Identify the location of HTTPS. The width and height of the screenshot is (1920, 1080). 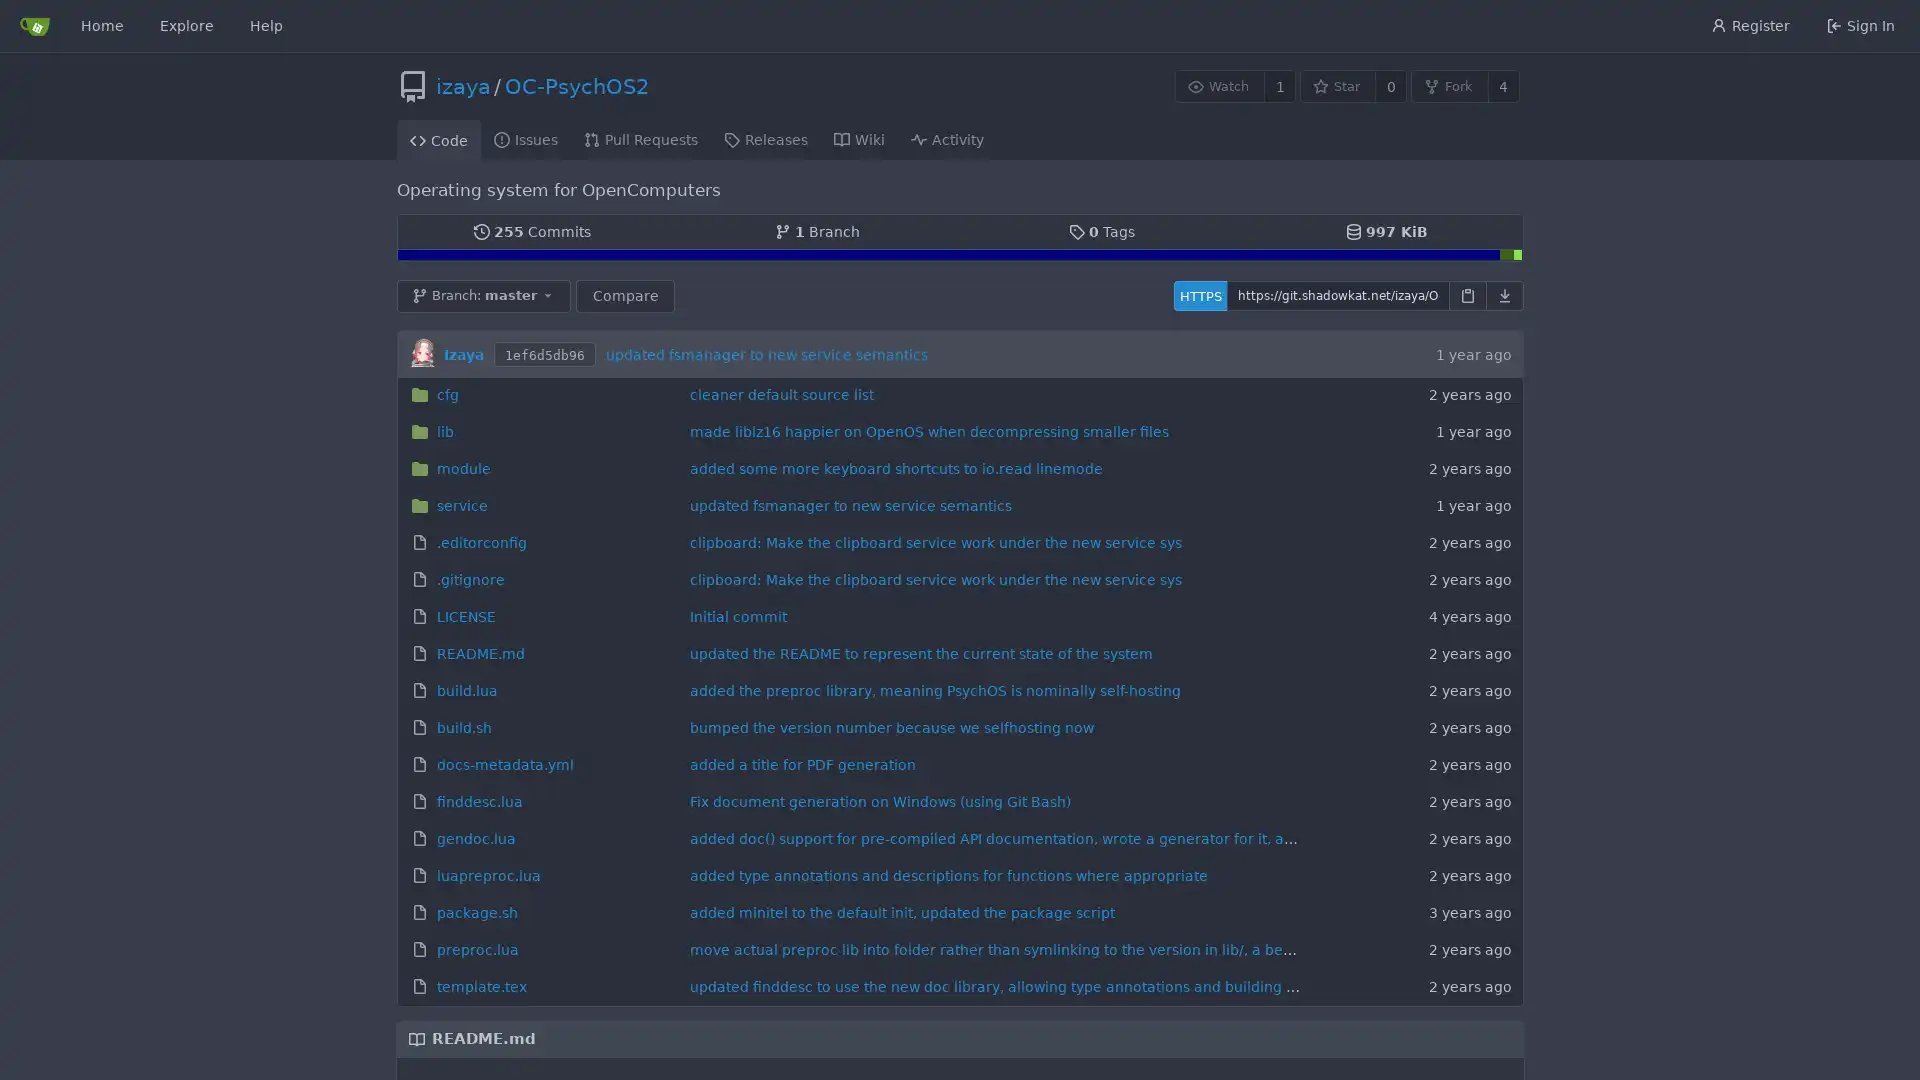
(1199, 296).